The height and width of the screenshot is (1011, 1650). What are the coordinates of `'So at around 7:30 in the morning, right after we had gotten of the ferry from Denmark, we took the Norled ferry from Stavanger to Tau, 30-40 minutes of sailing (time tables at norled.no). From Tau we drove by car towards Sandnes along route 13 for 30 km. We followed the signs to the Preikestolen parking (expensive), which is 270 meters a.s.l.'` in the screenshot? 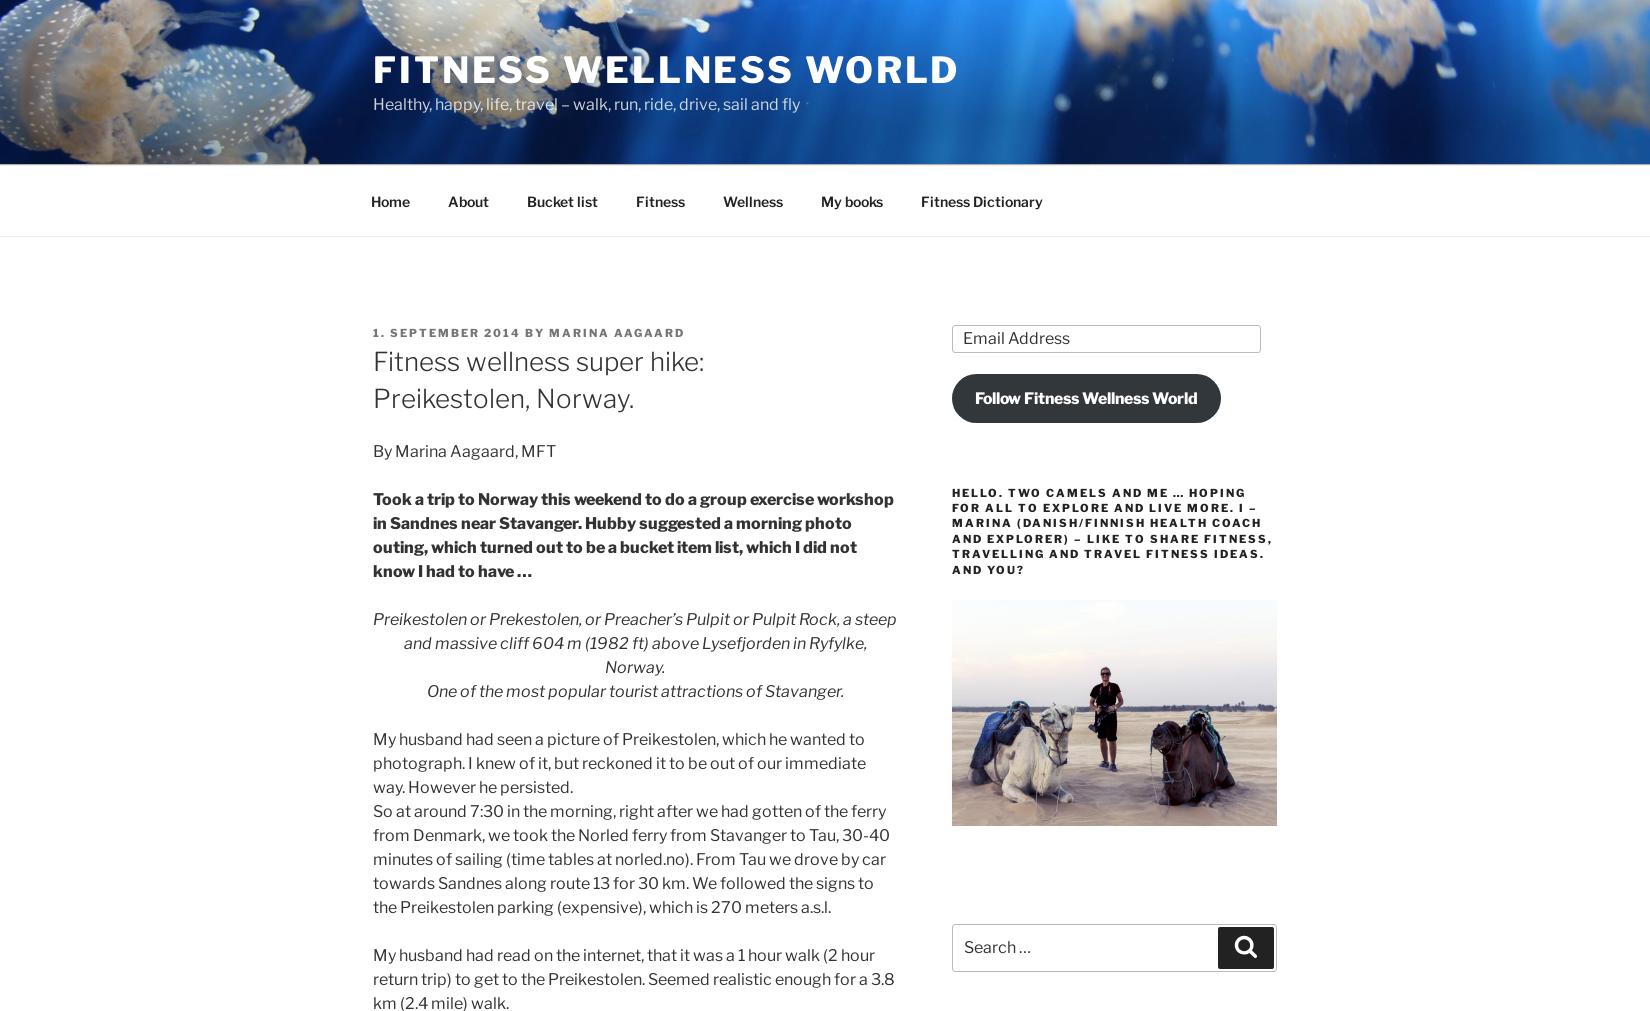 It's located at (630, 858).